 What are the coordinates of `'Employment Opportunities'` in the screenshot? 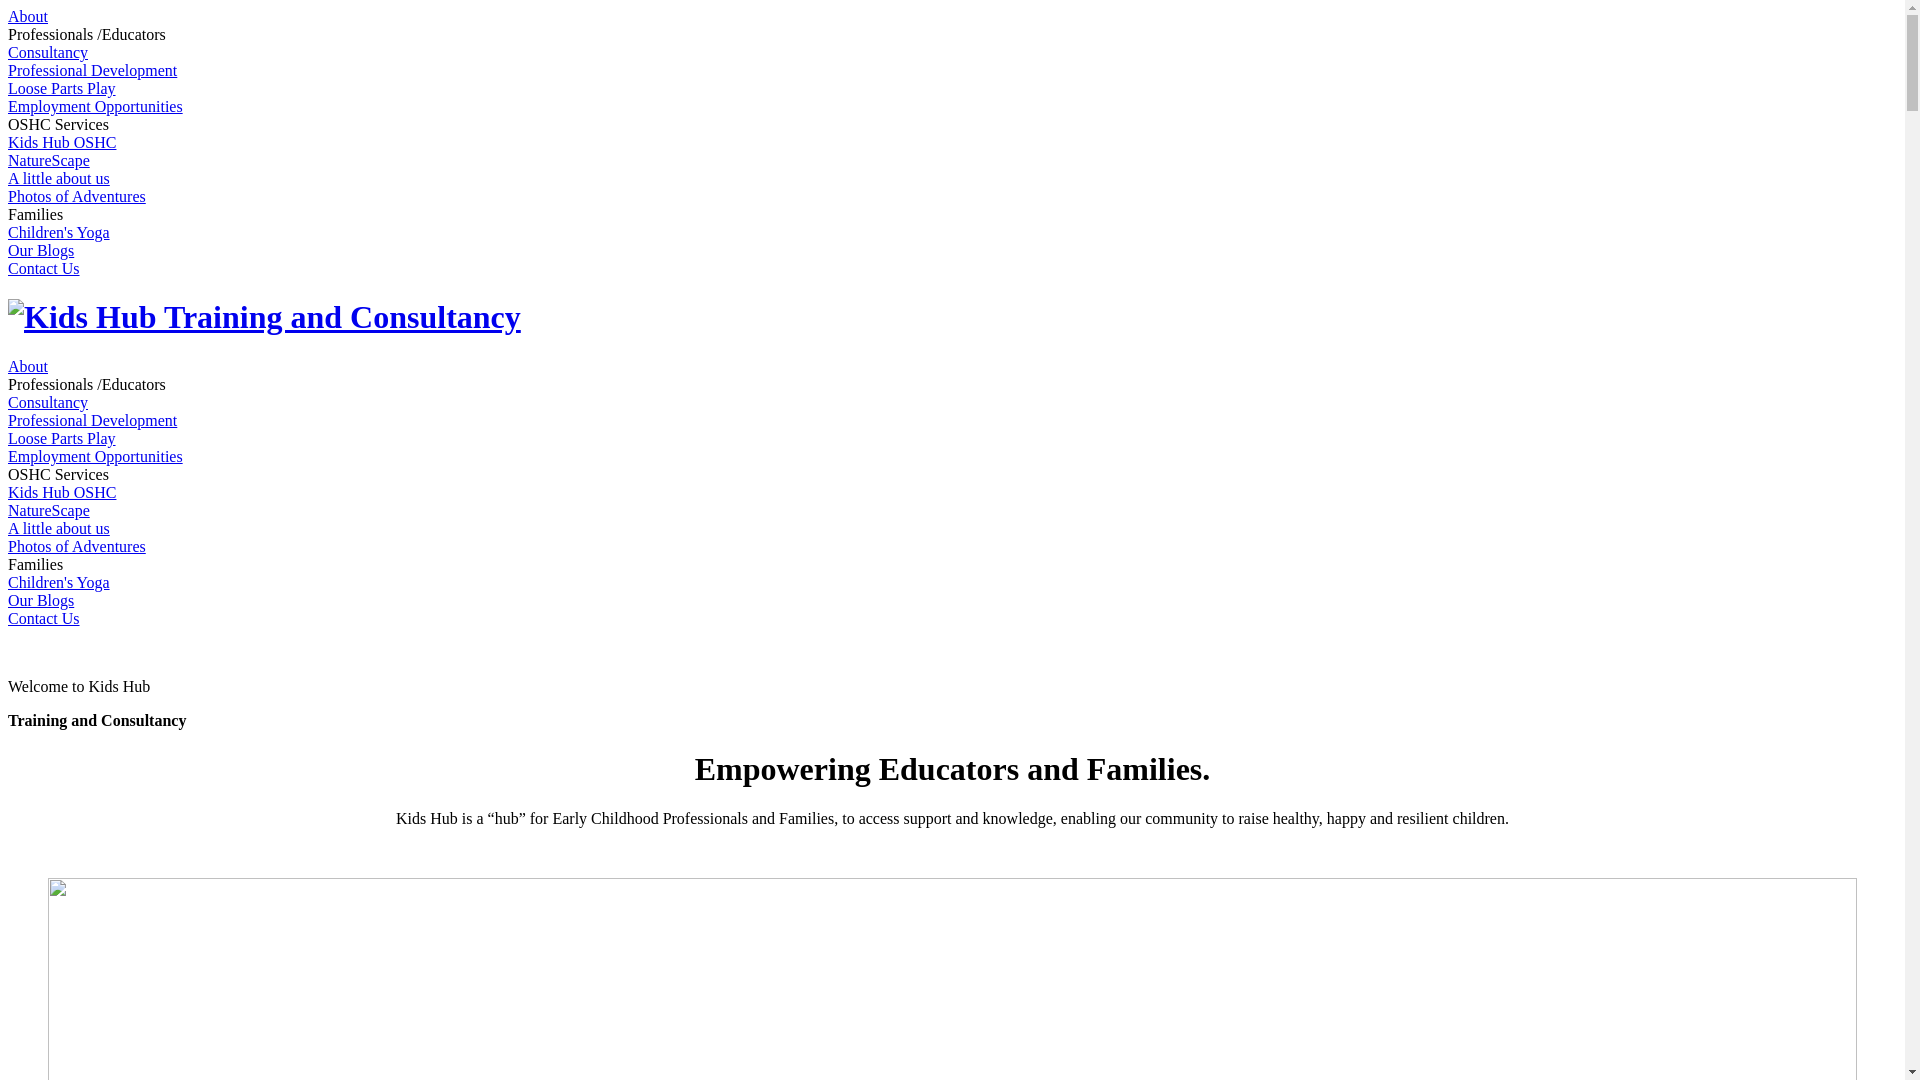 It's located at (94, 456).